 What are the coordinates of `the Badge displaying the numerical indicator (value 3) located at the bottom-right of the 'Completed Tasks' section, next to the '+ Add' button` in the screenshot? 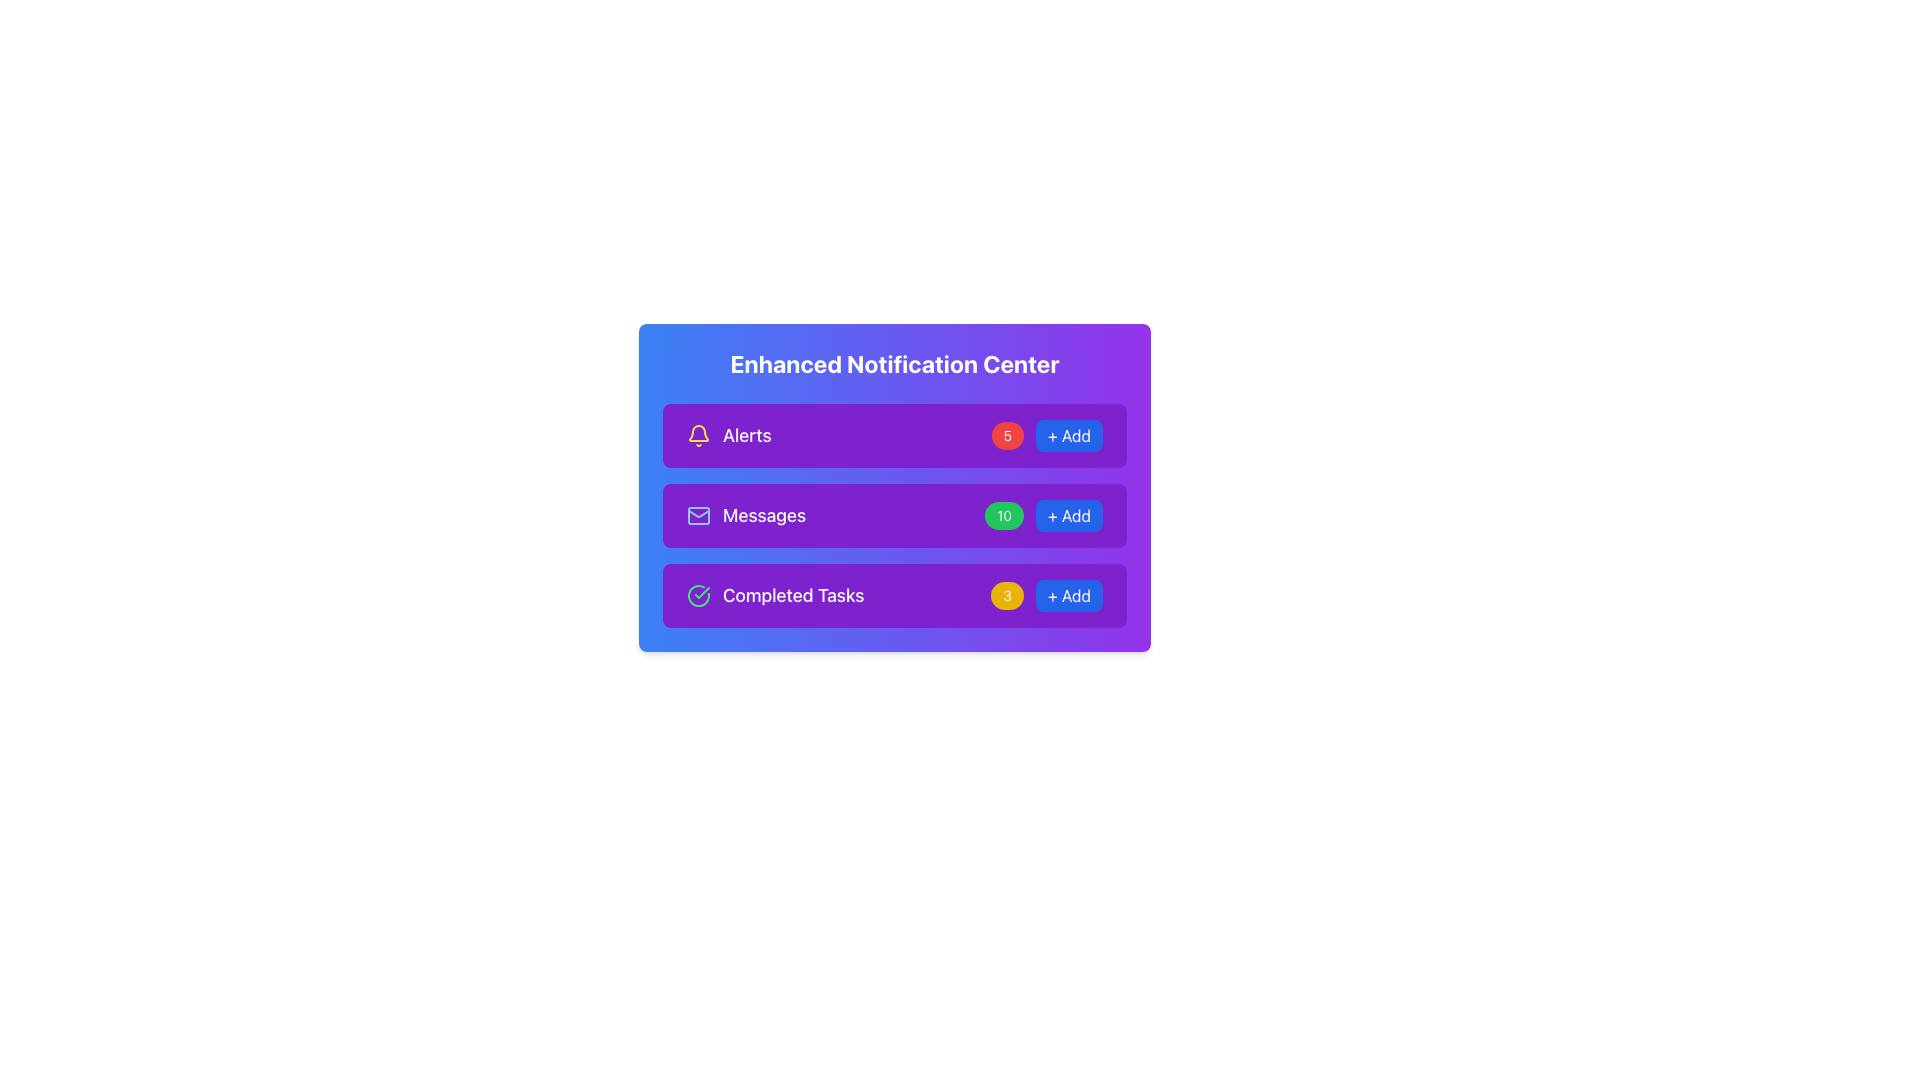 It's located at (1007, 595).